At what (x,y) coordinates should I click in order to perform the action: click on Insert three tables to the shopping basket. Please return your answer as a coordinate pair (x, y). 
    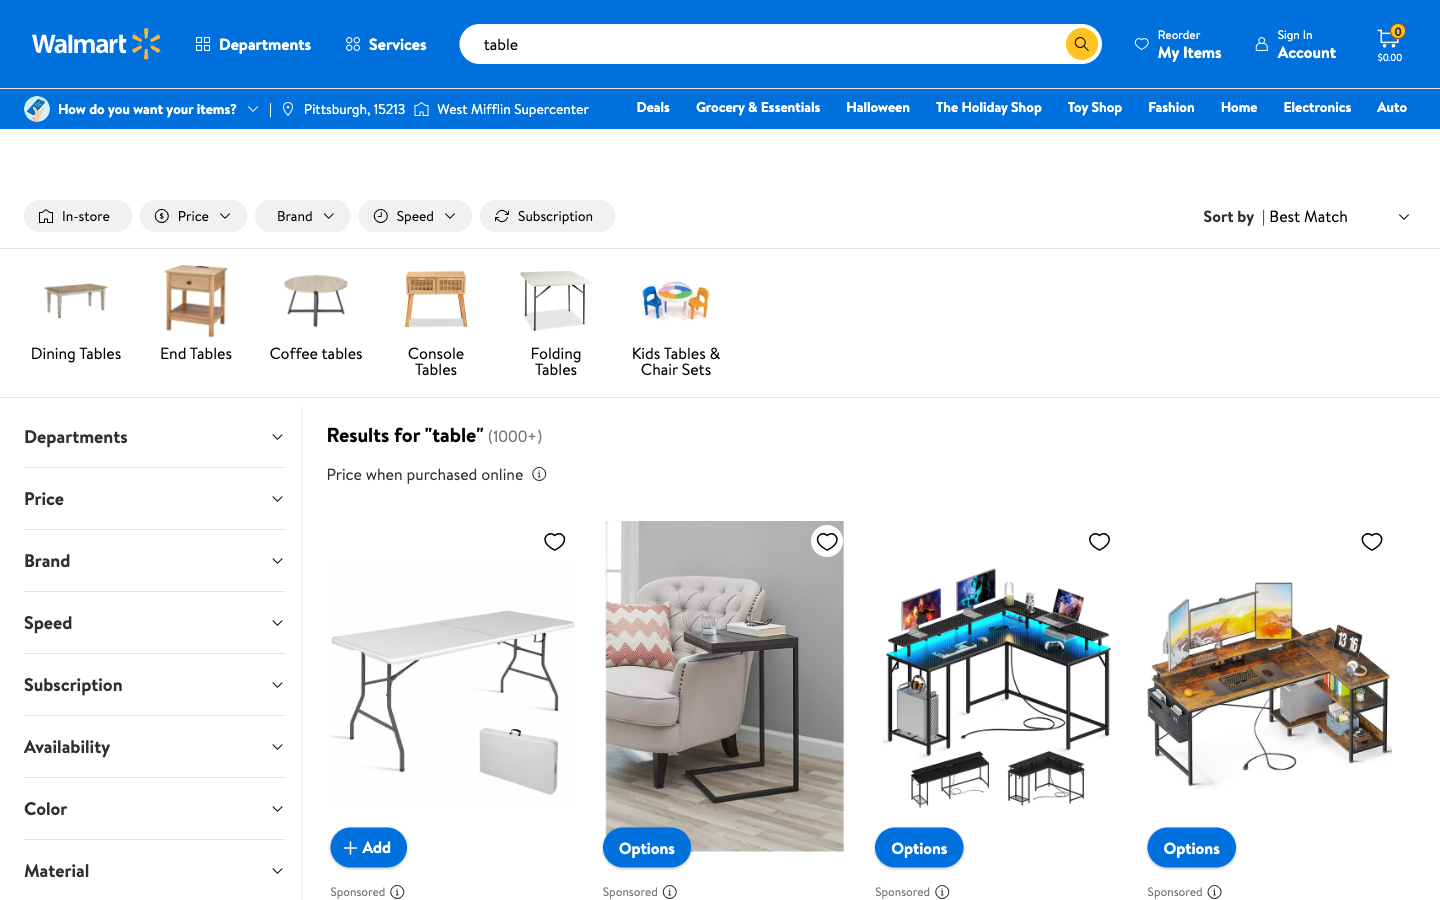
    Looking at the image, I should click on (367, 846).